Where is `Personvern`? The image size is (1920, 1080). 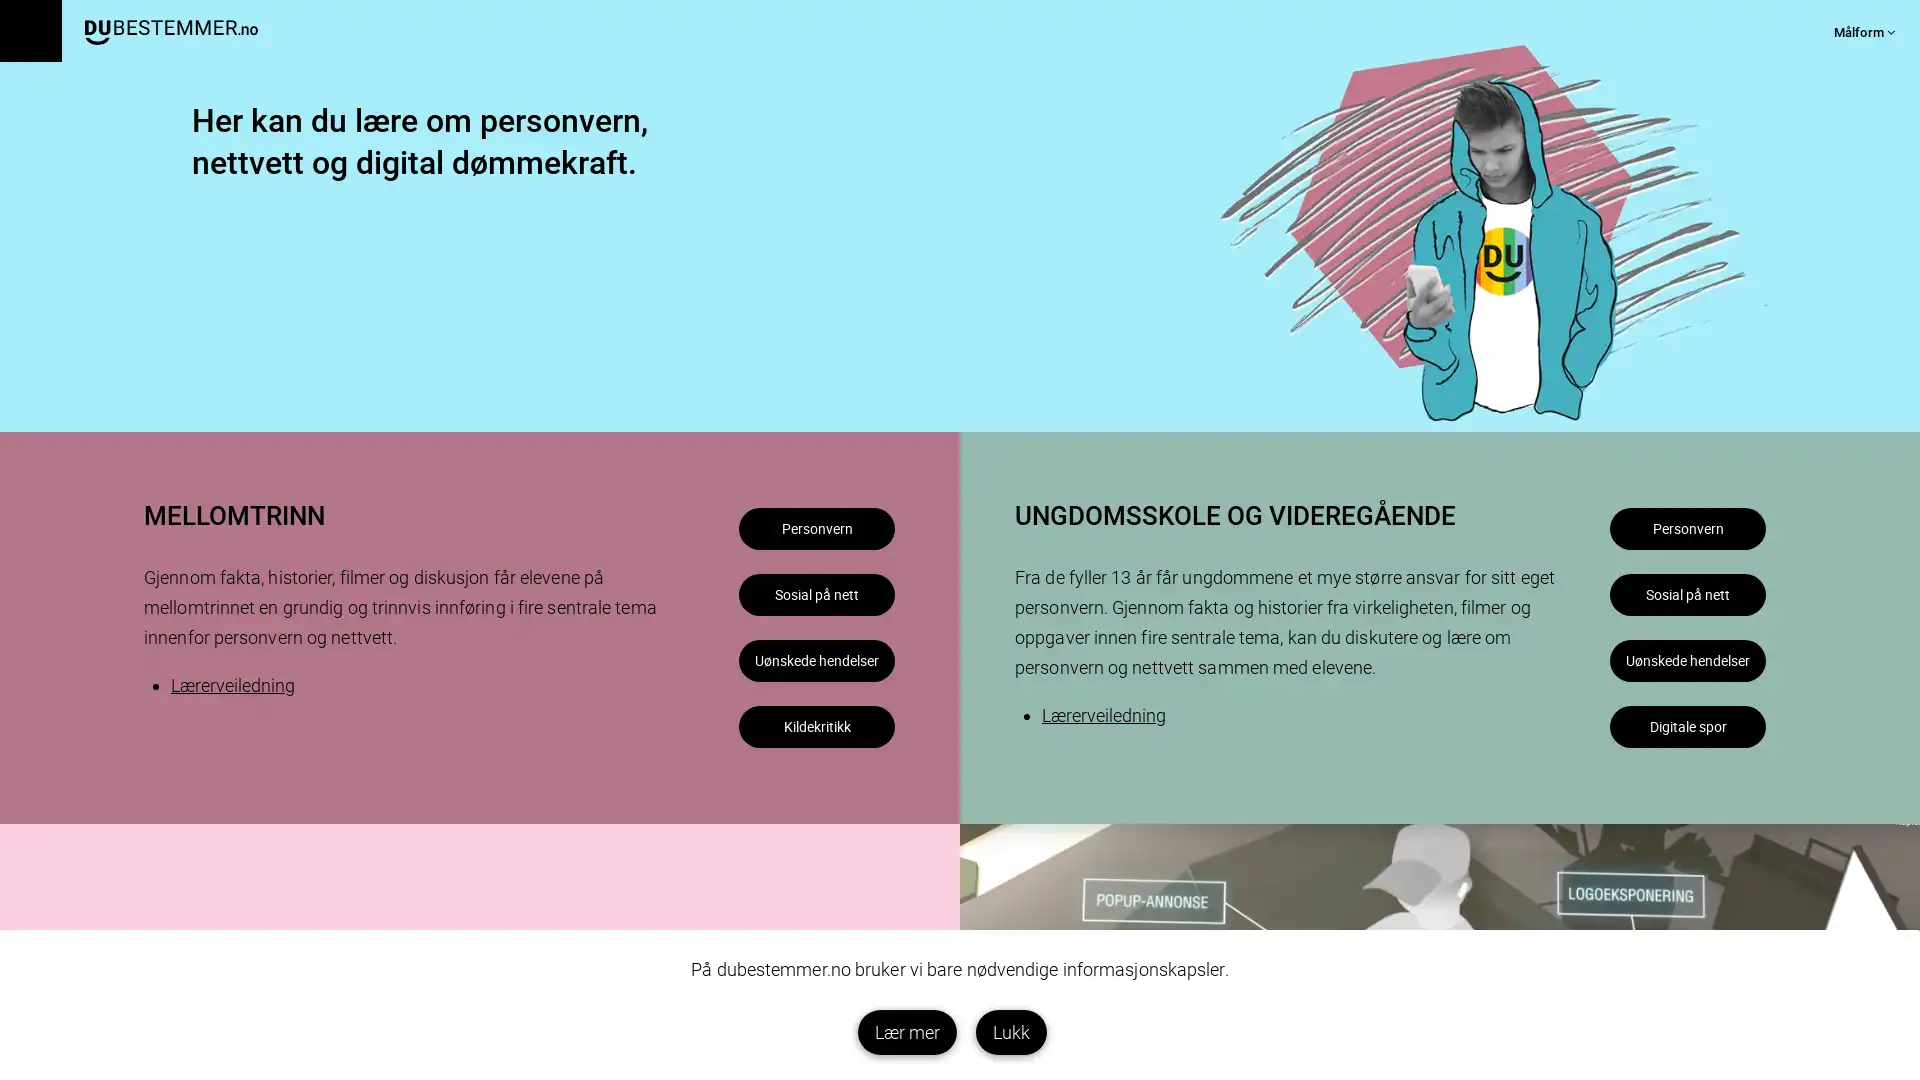
Personvern is located at coordinates (1618, 540).